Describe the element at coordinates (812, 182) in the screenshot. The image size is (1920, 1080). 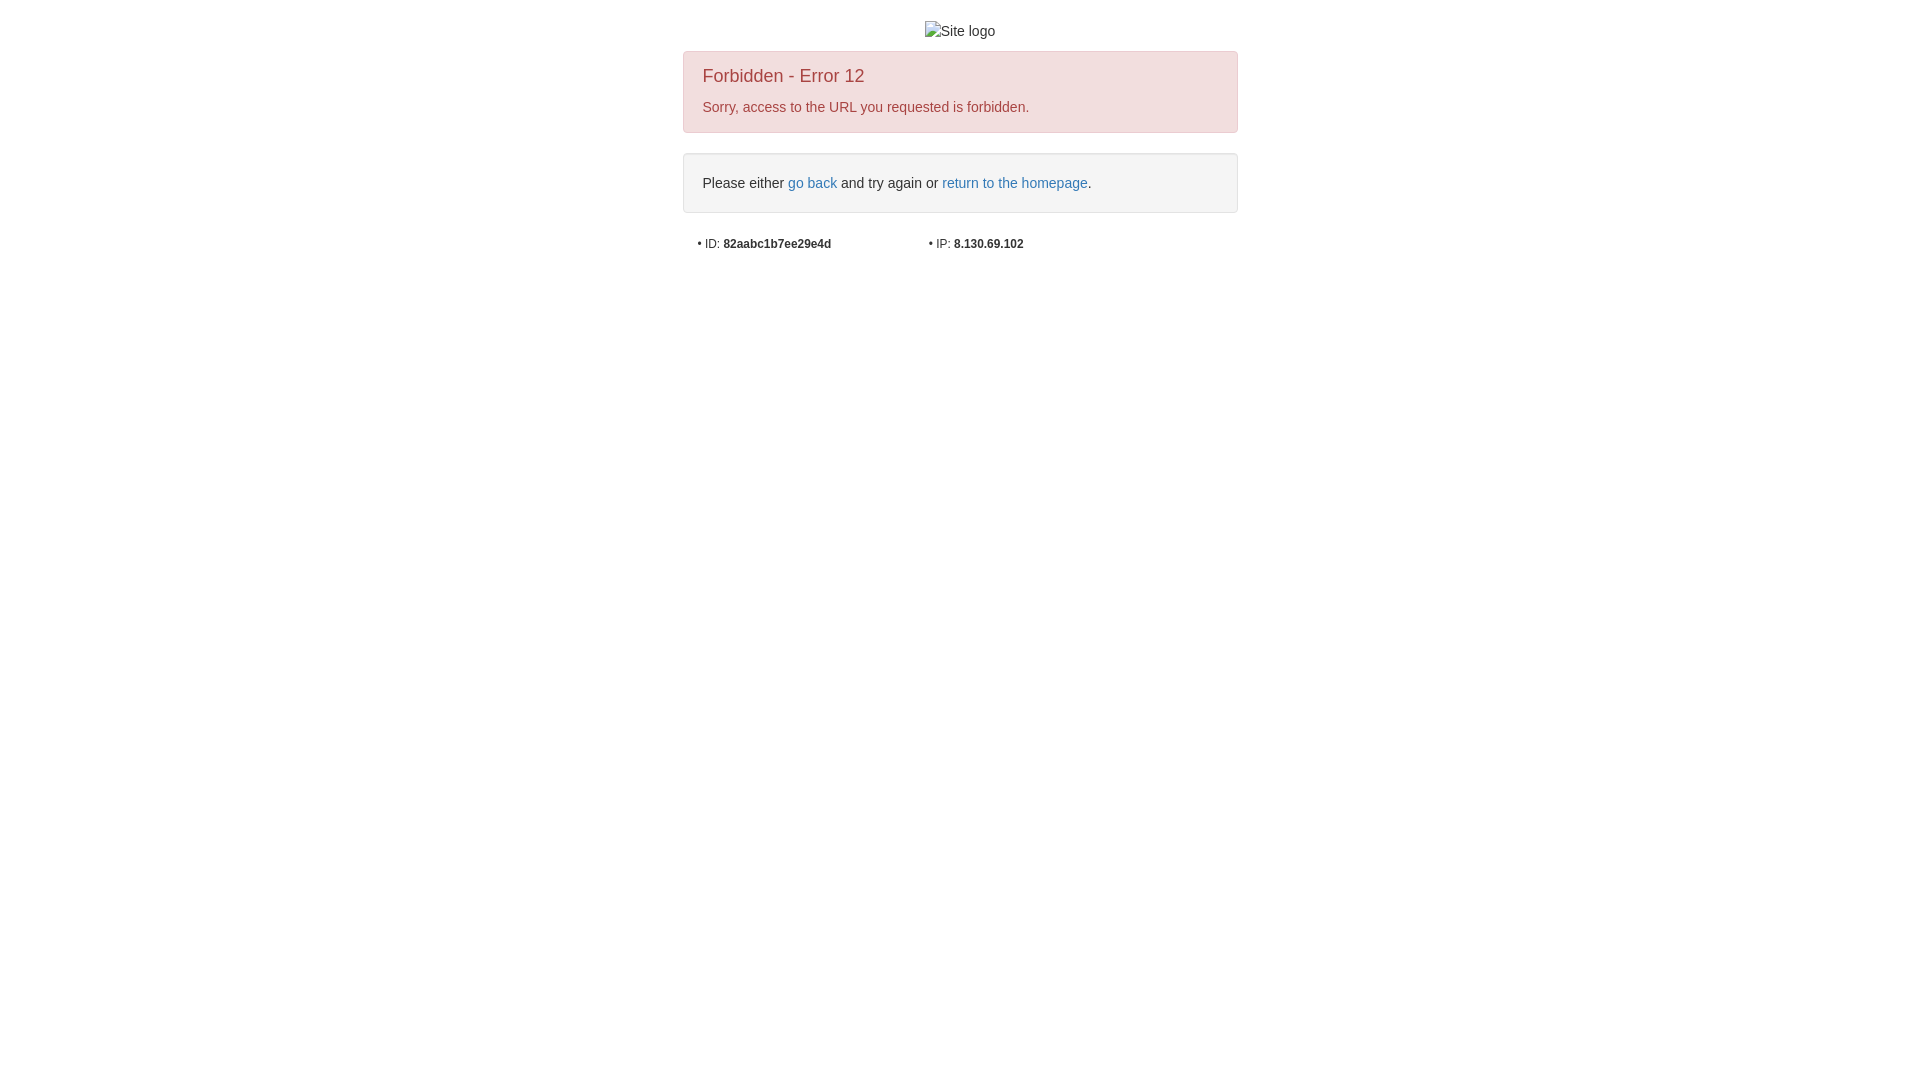
I see `'go back'` at that location.